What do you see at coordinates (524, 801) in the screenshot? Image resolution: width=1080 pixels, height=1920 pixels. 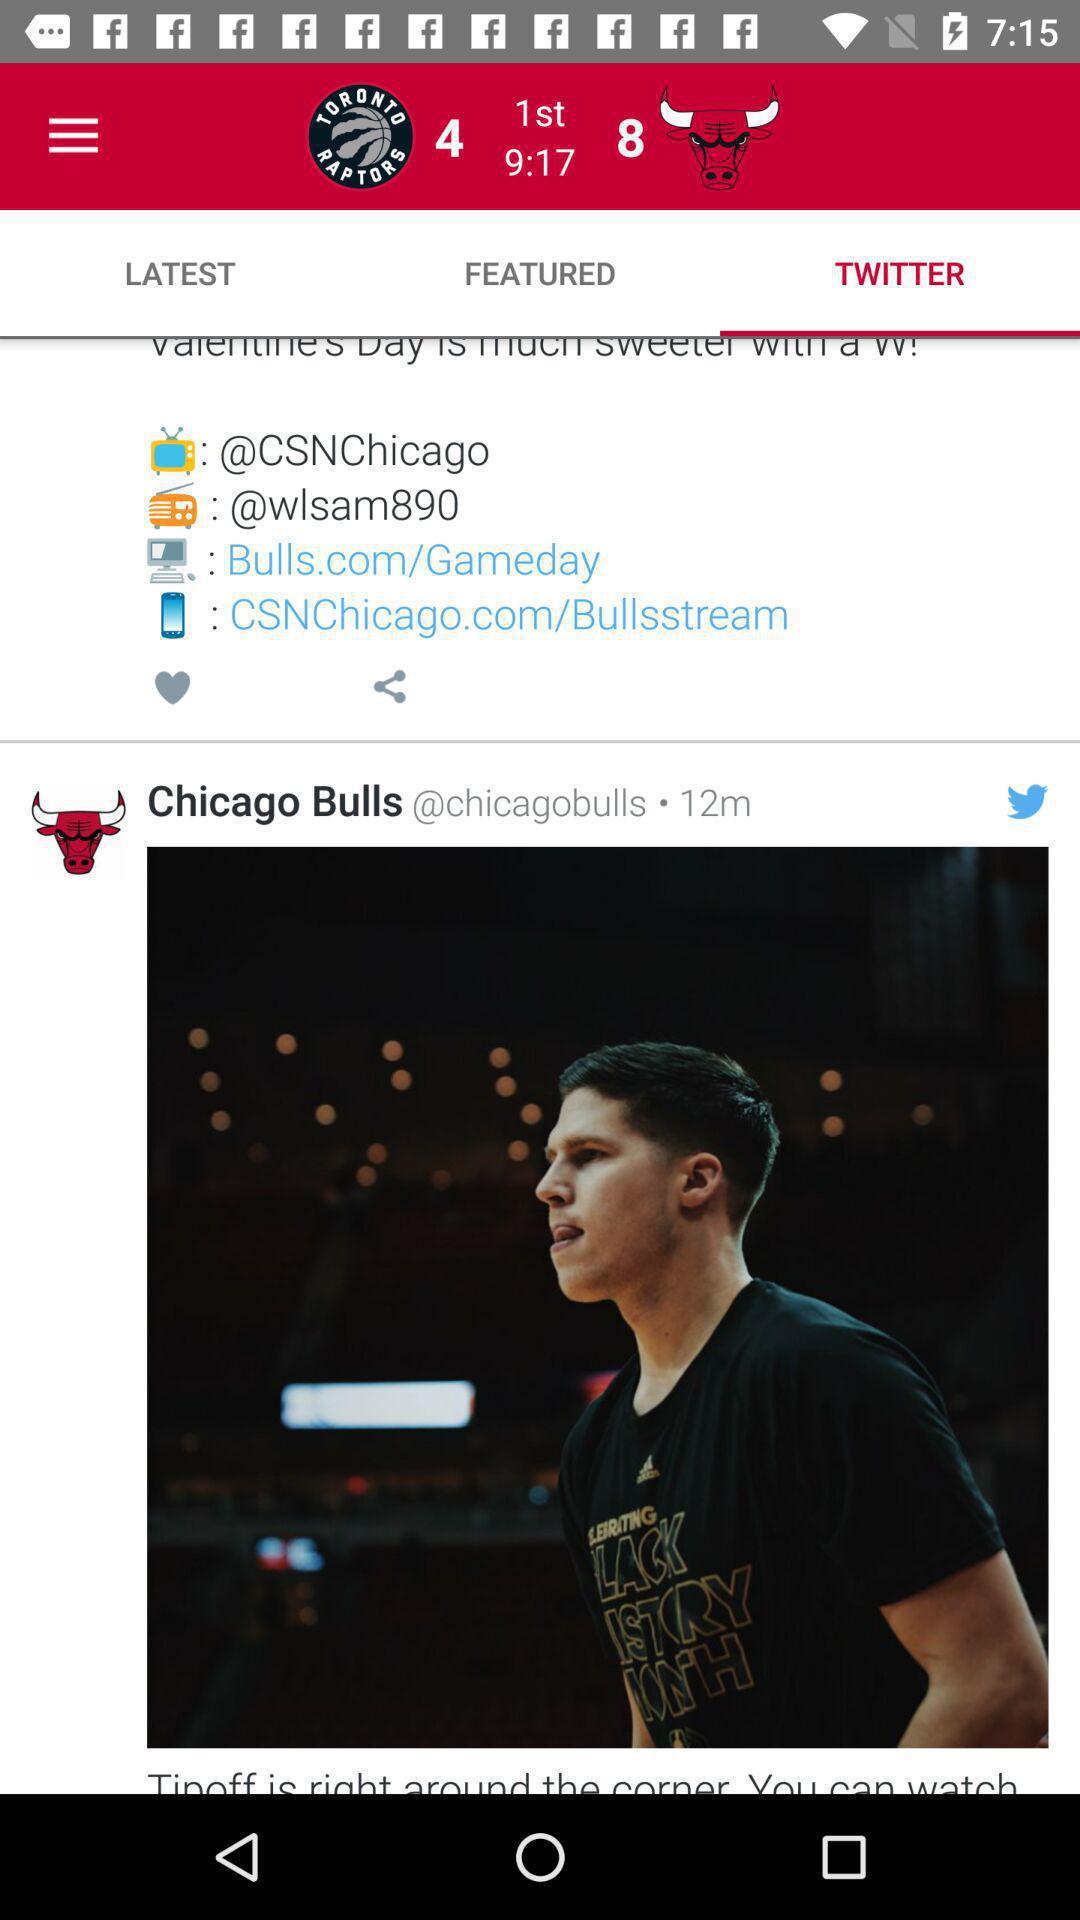 I see `@chicagobulls item` at bounding box center [524, 801].